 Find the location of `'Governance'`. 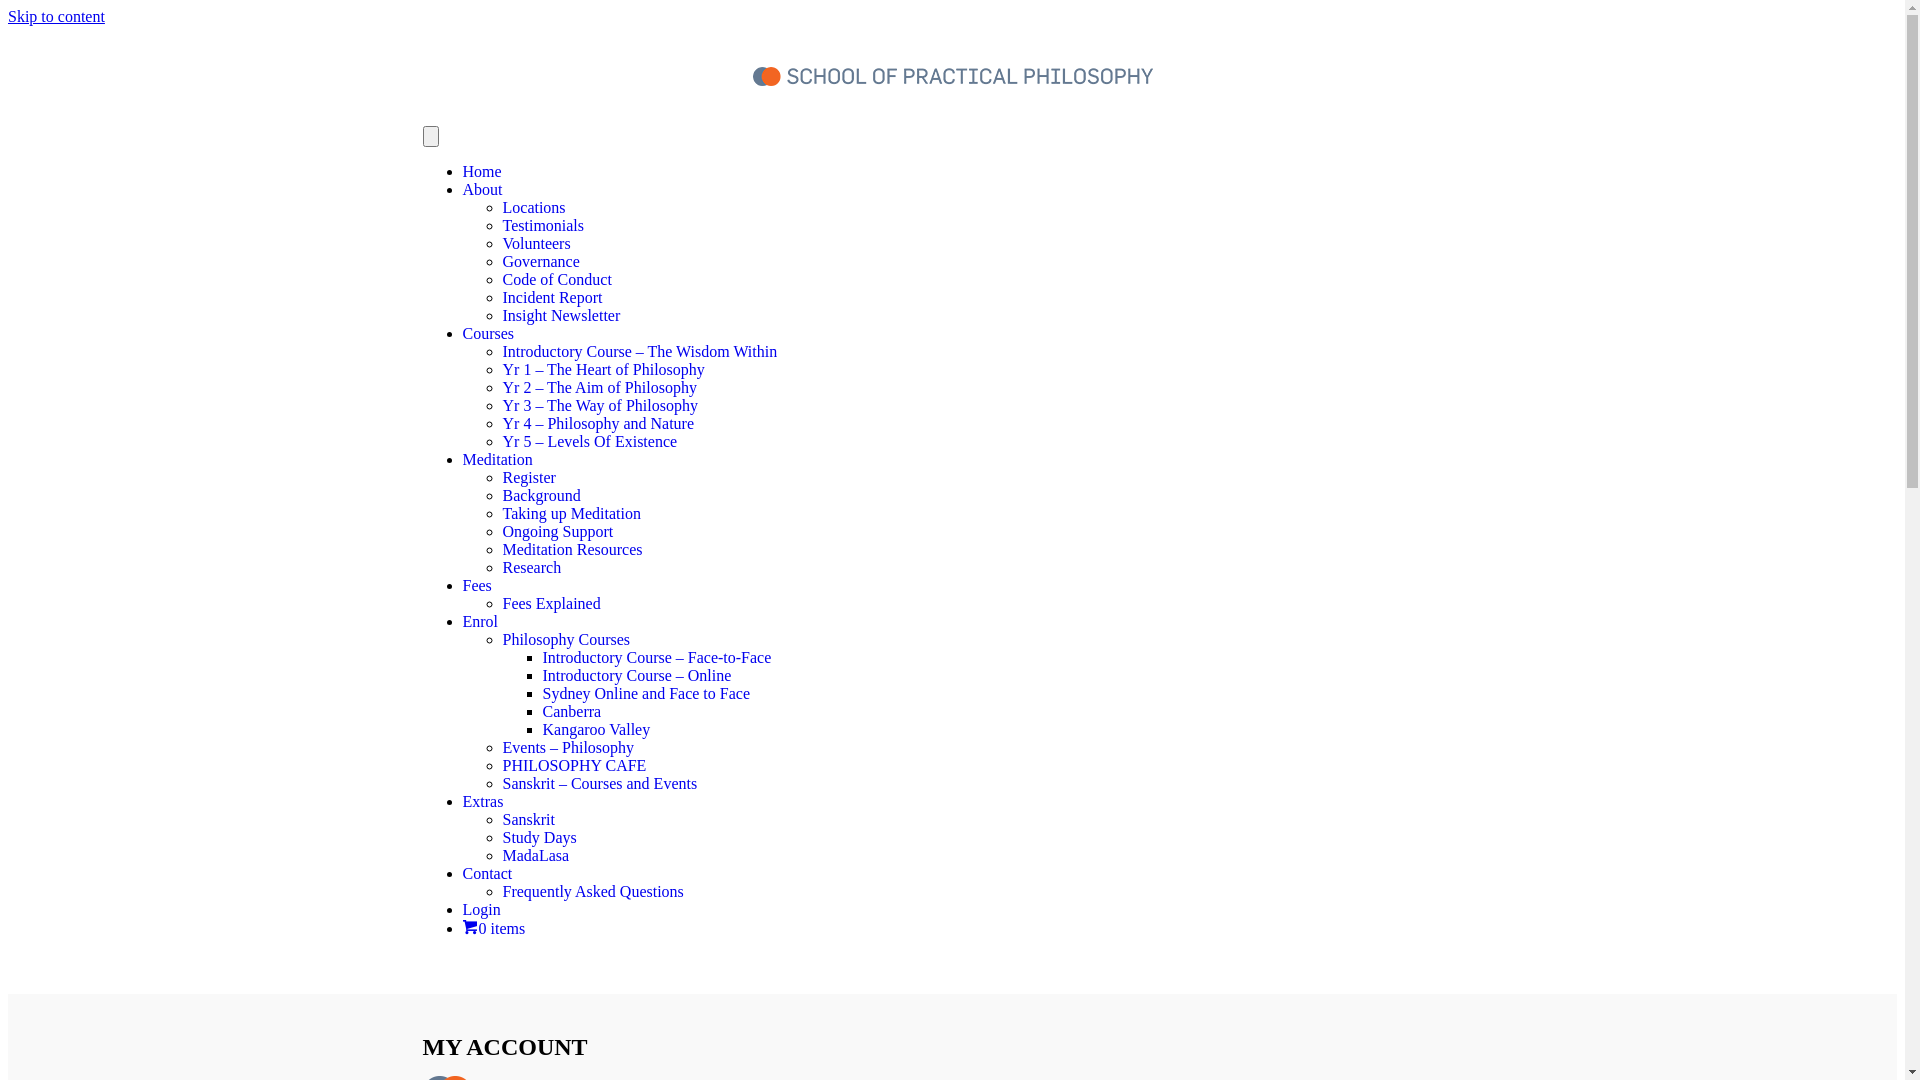

'Governance' is located at coordinates (540, 260).